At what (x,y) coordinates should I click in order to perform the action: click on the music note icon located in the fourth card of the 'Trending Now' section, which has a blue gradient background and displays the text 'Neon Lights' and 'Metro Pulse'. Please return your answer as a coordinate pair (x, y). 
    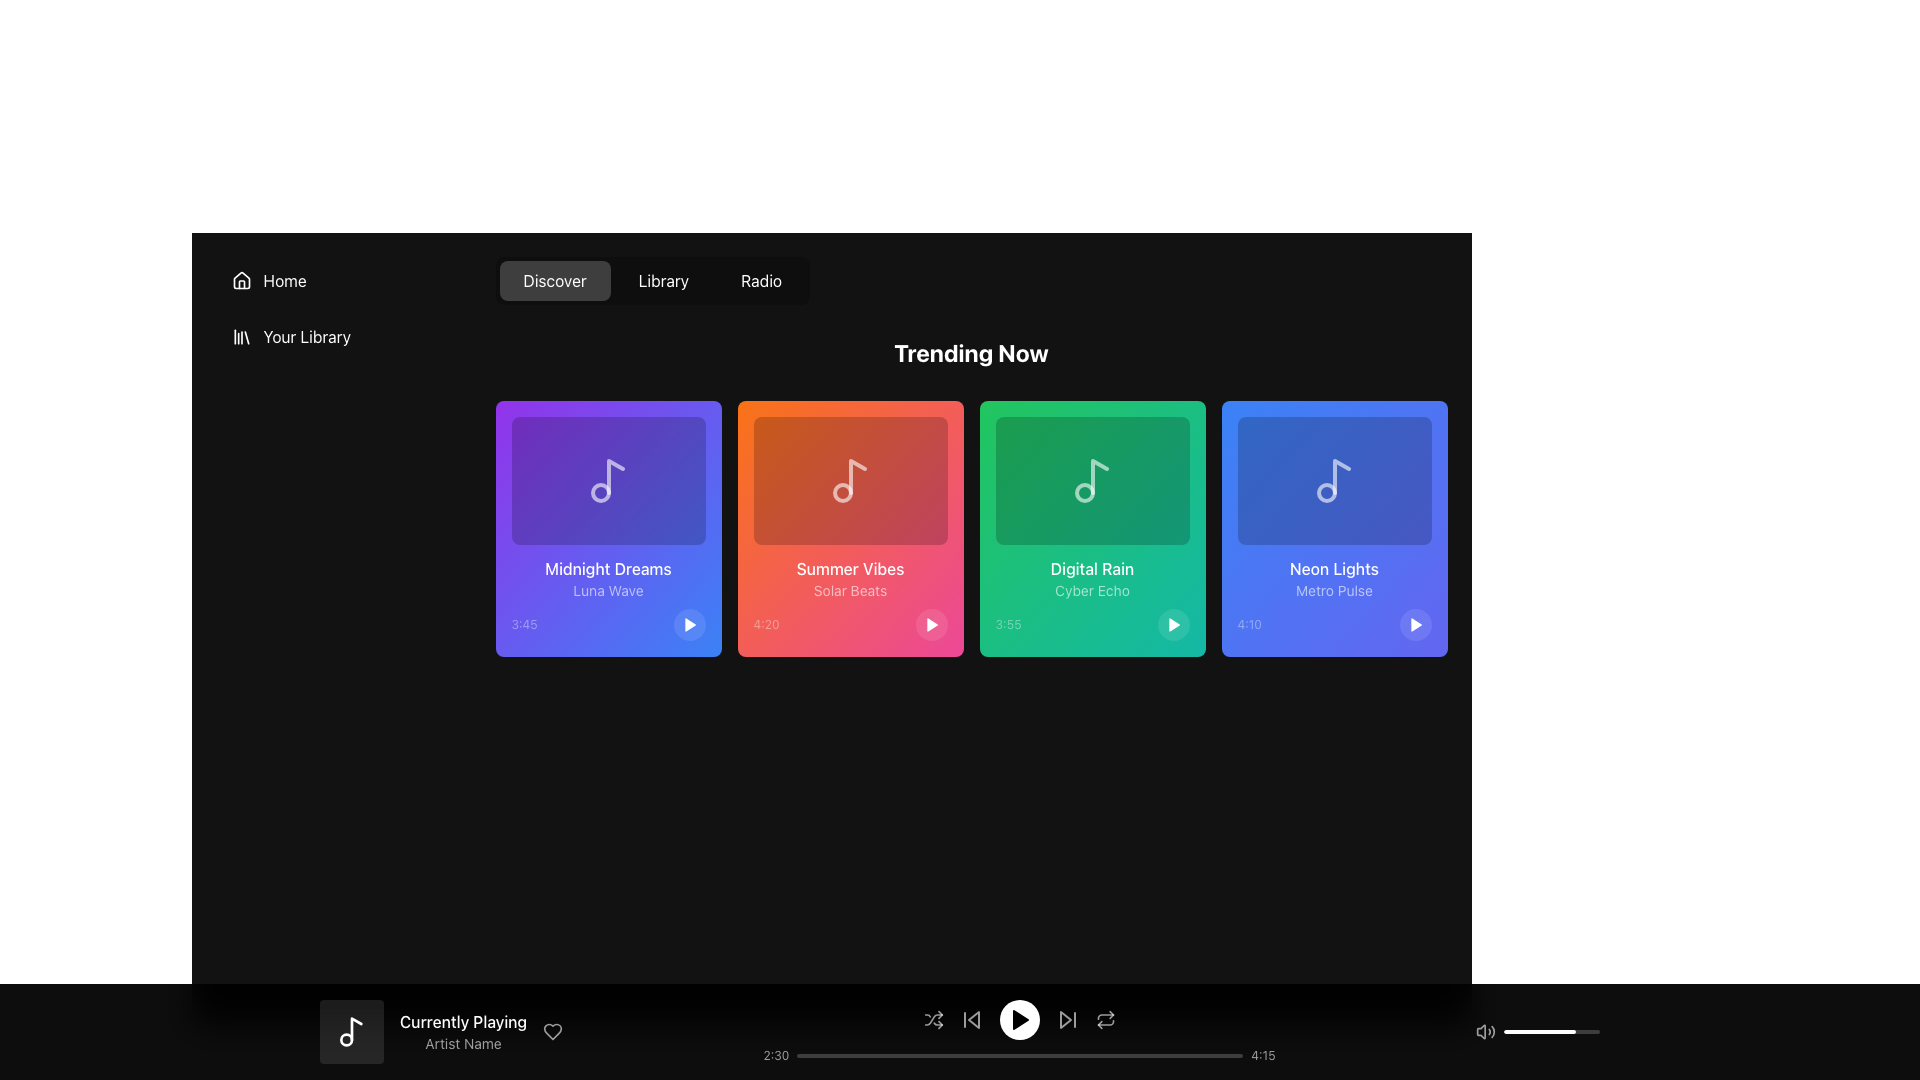
    Looking at the image, I should click on (1334, 481).